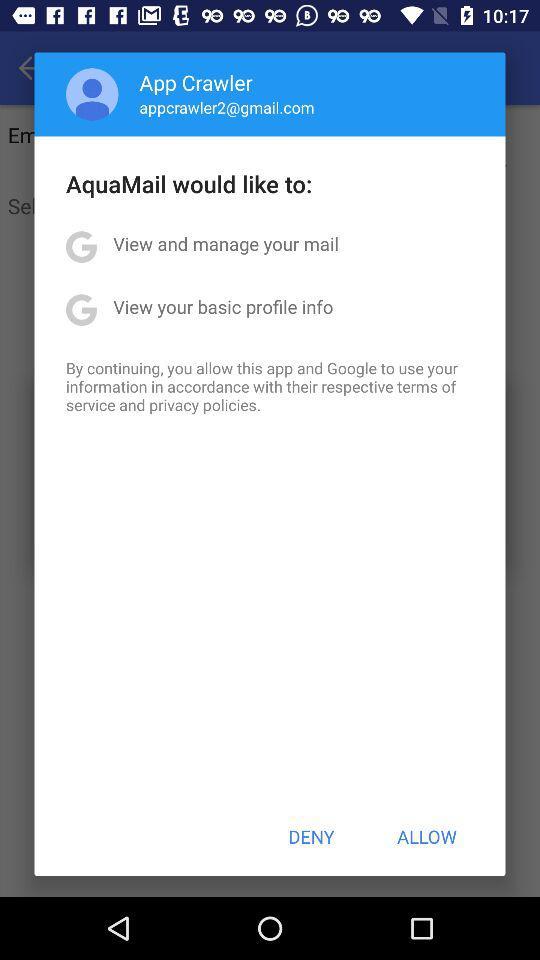 The height and width of the screenshot is (960, 540). I want to click on the icon to the left of allow, so click(311, 836).